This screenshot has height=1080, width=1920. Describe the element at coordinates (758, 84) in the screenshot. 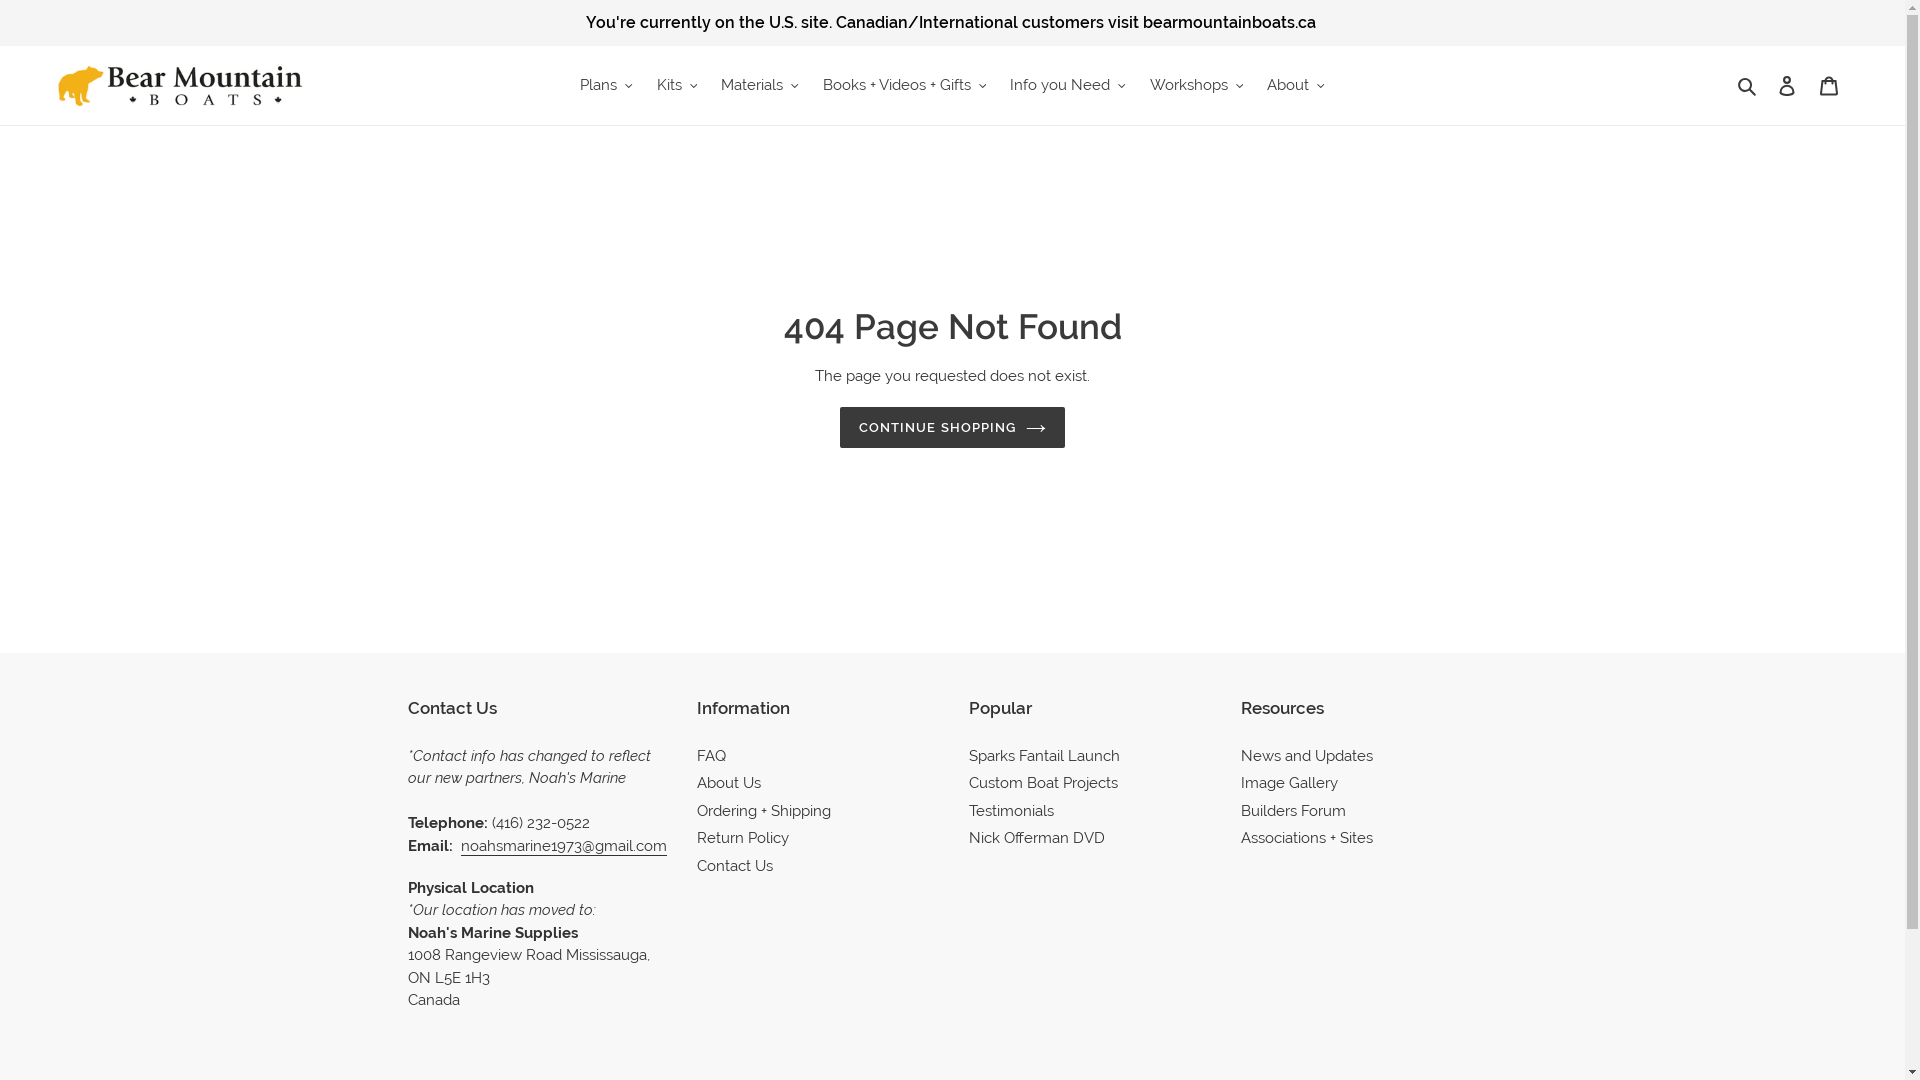

I see `'Materials'` at that location.